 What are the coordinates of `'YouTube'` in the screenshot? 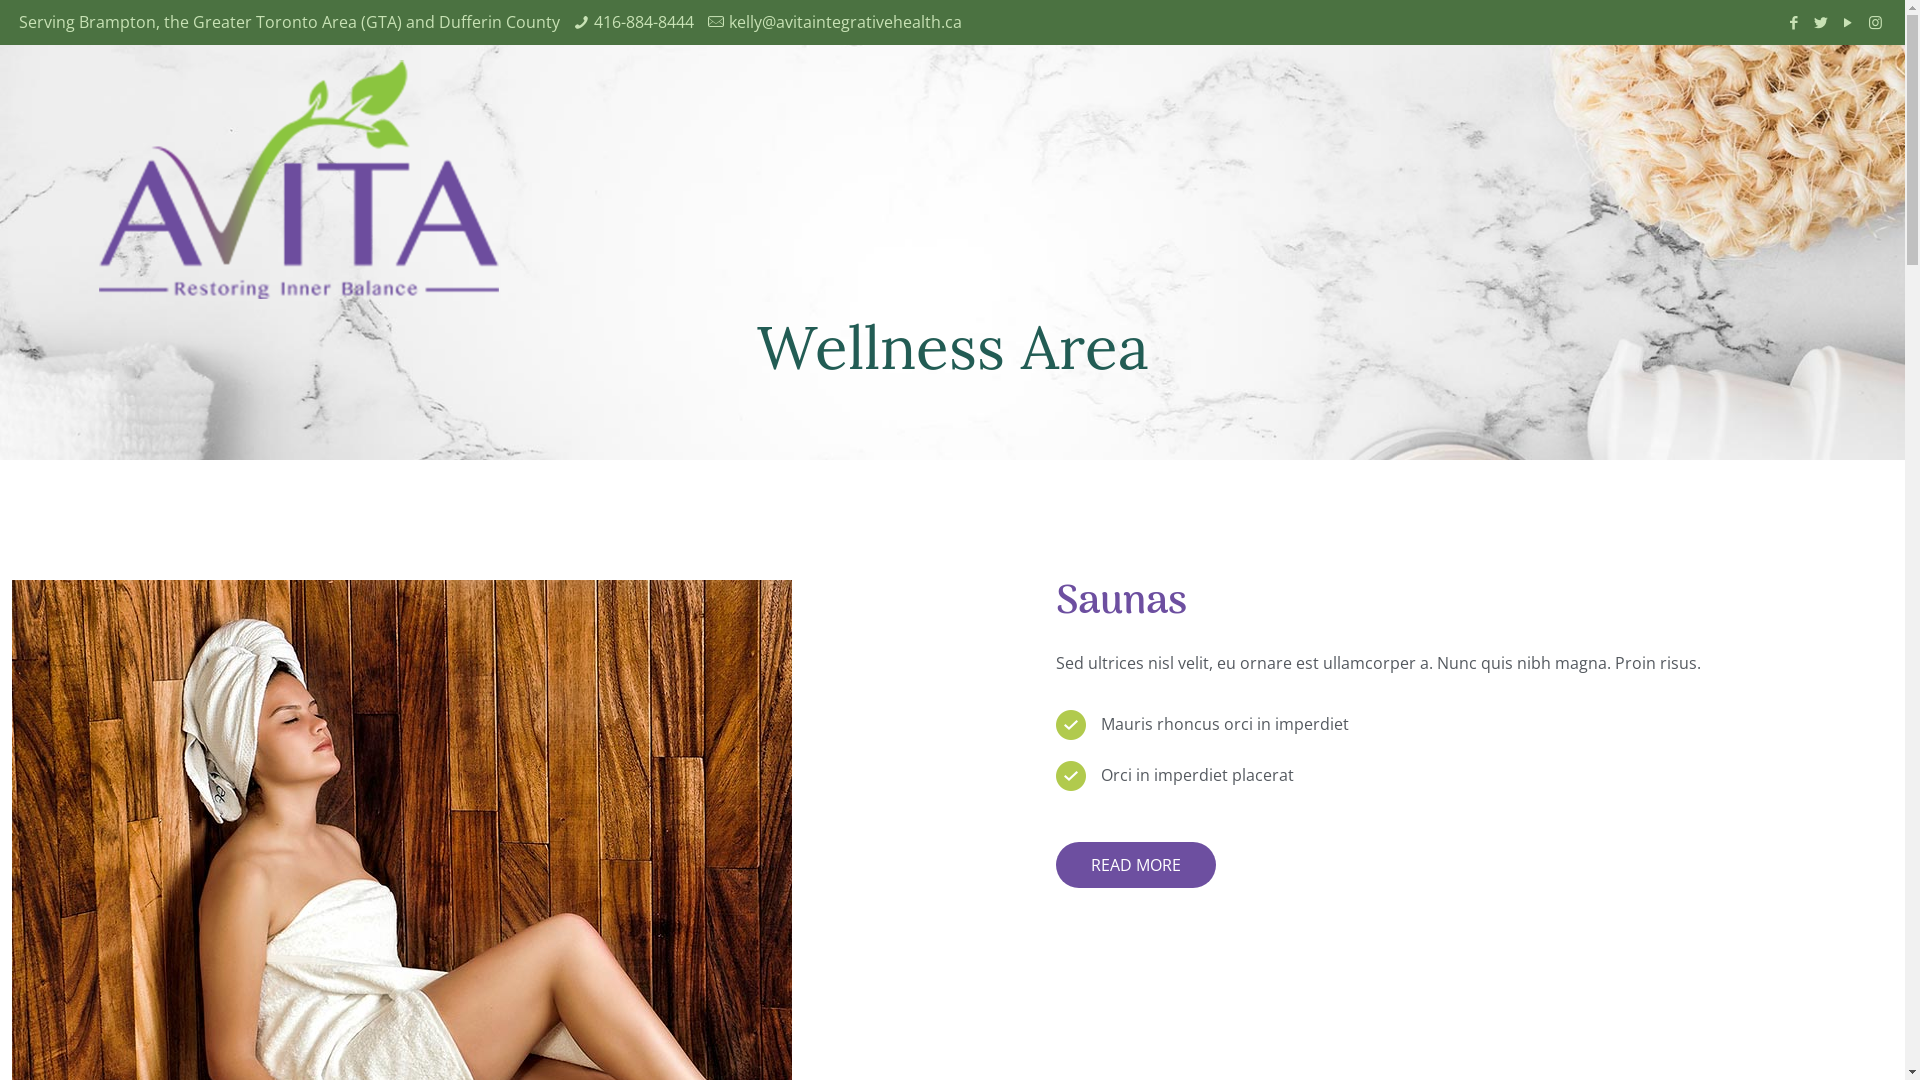 It's located at (1847, 22).